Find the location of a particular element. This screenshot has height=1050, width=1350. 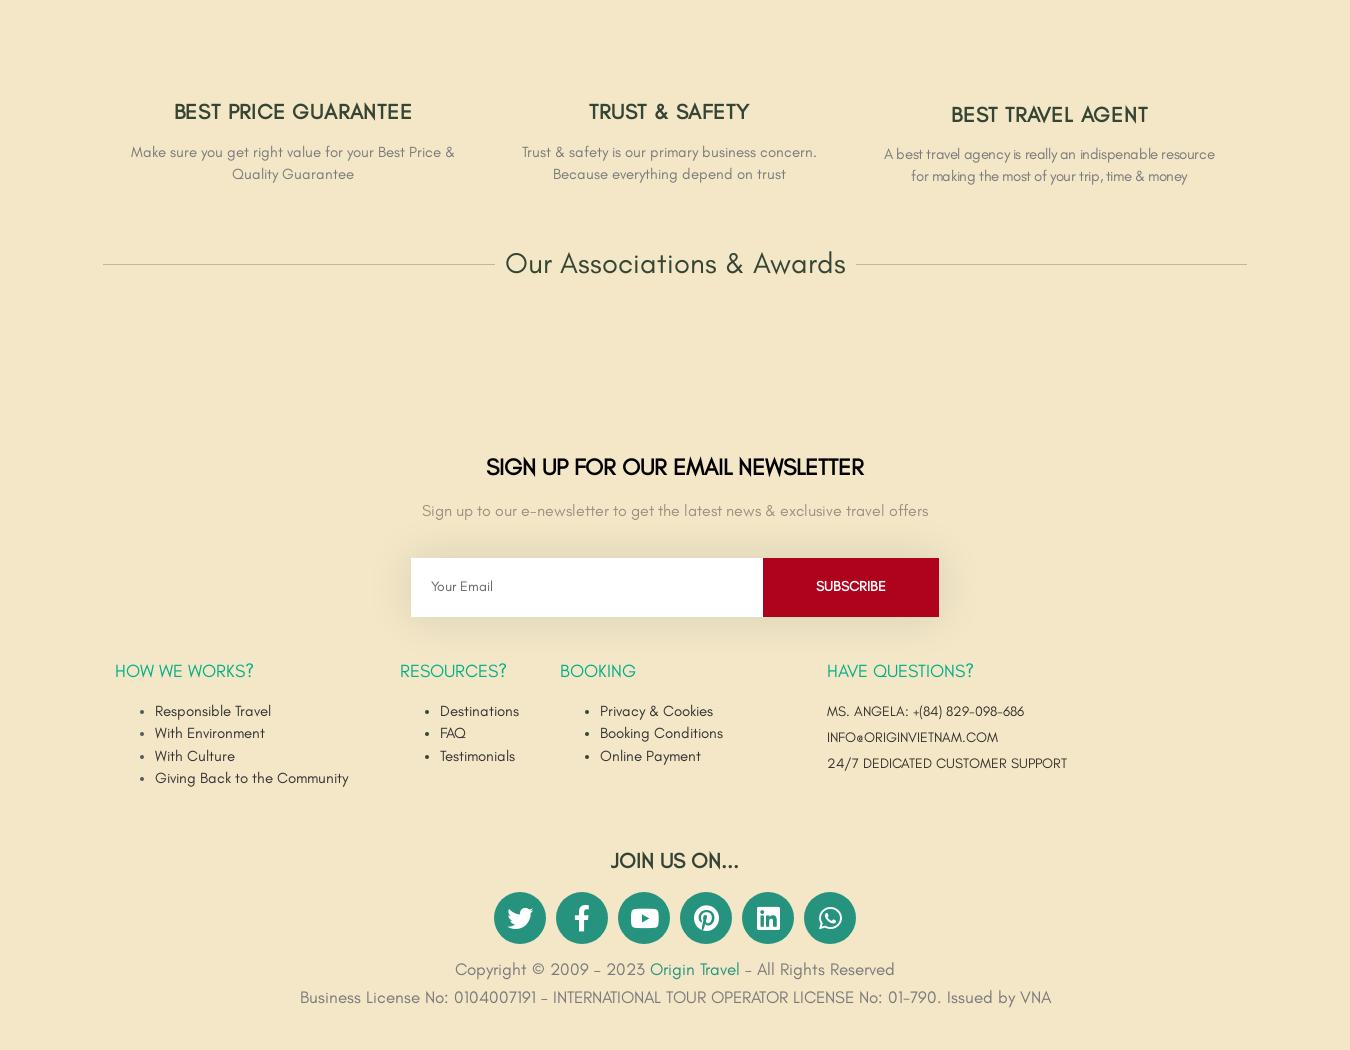

'Trust & safety is our primary business concern. Because everything depend on trust' is located at coordinates (668, 162).